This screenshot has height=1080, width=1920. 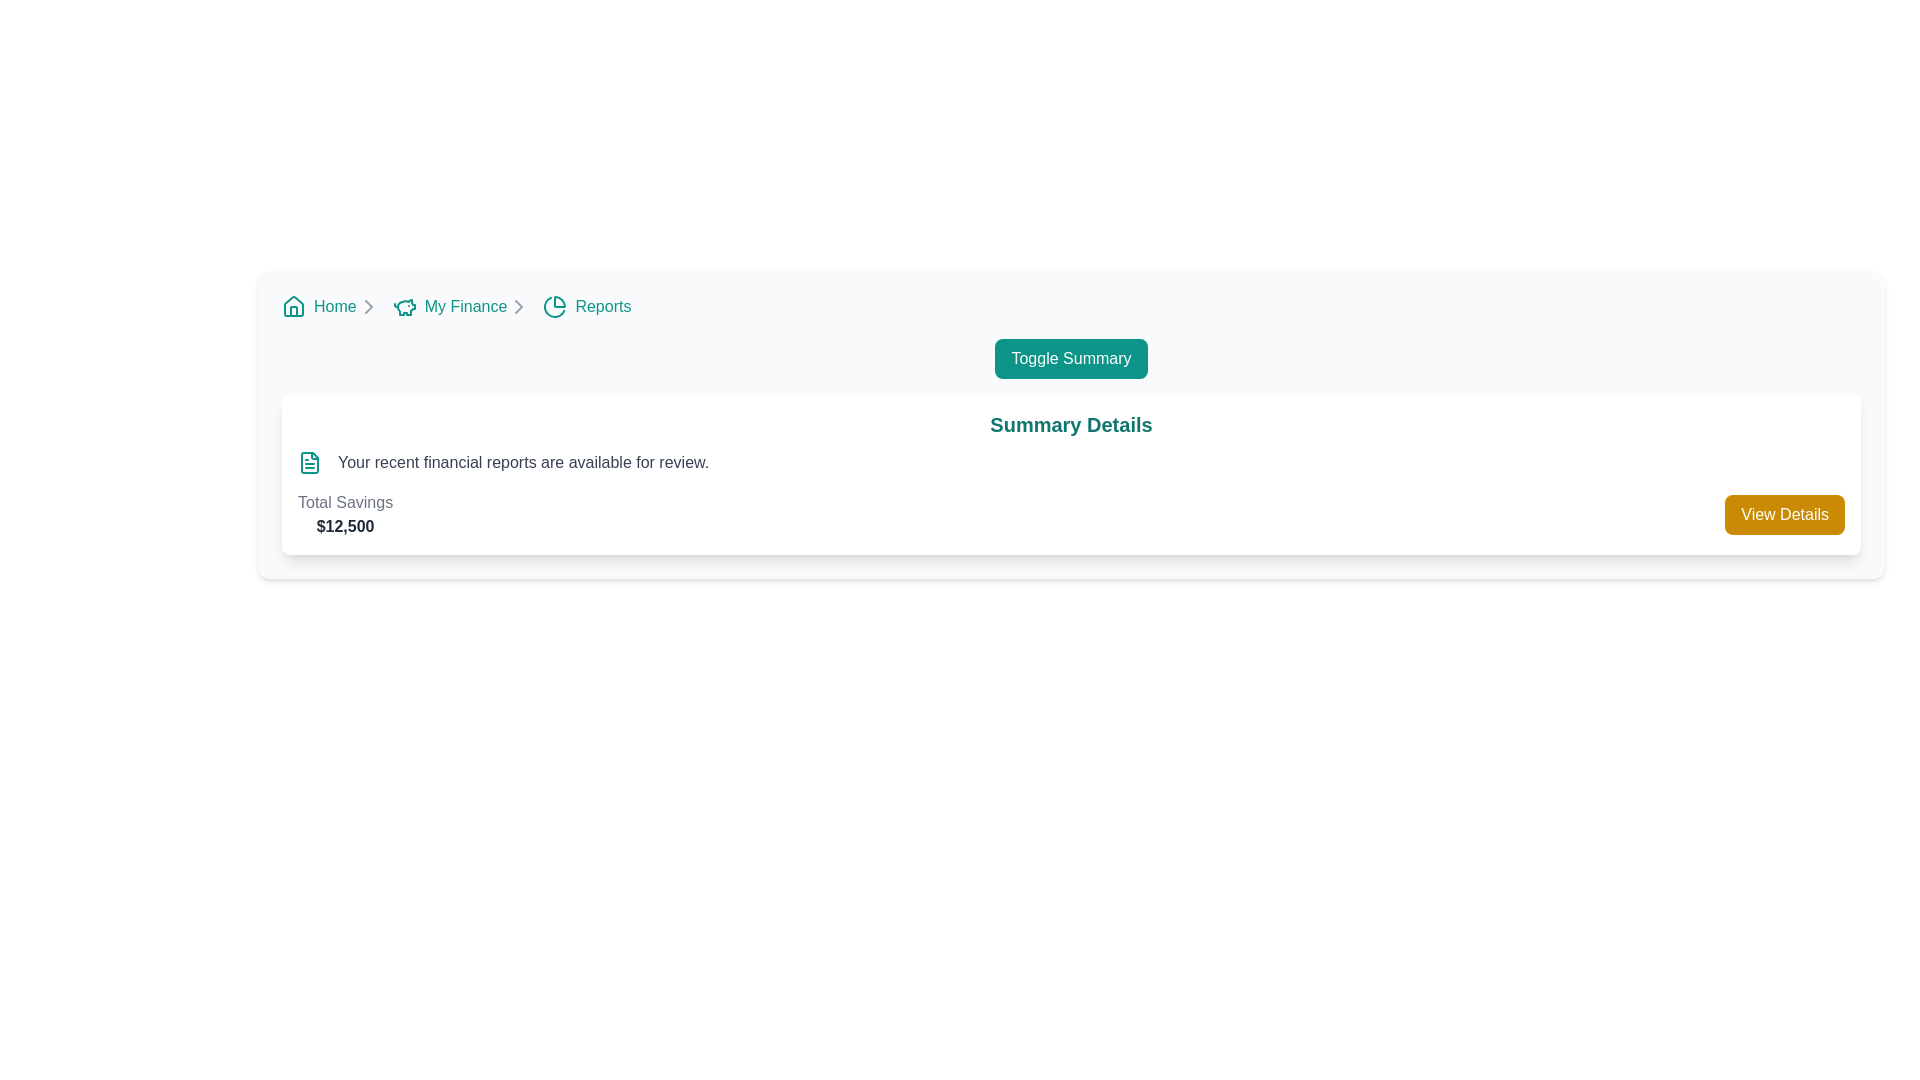 I want to click on the house icon with a green outline located on the left-hand side of the navigation bar, preceding the label 'Home', so click(x=292, y=307).